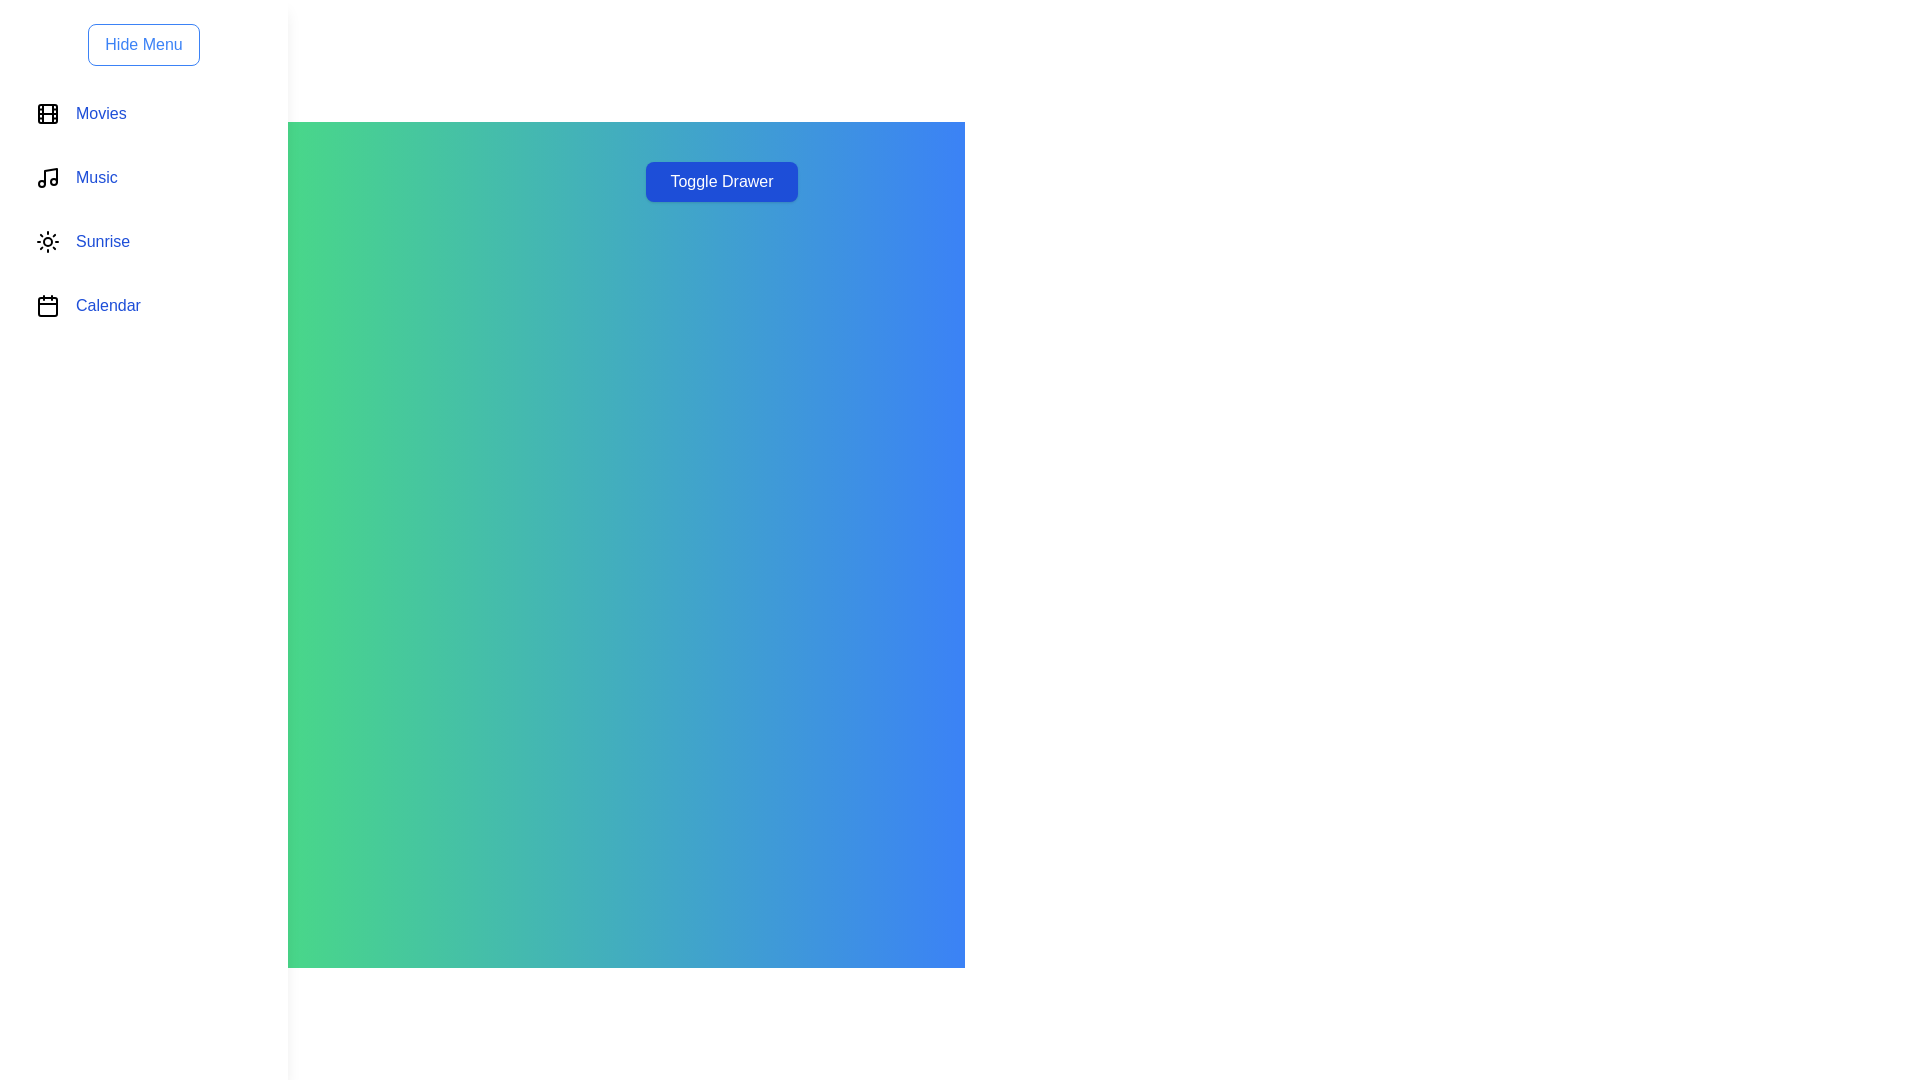  Describe the element at coordinates (143, 114) in the screenshot. I see `the menu item Movies` at that location.